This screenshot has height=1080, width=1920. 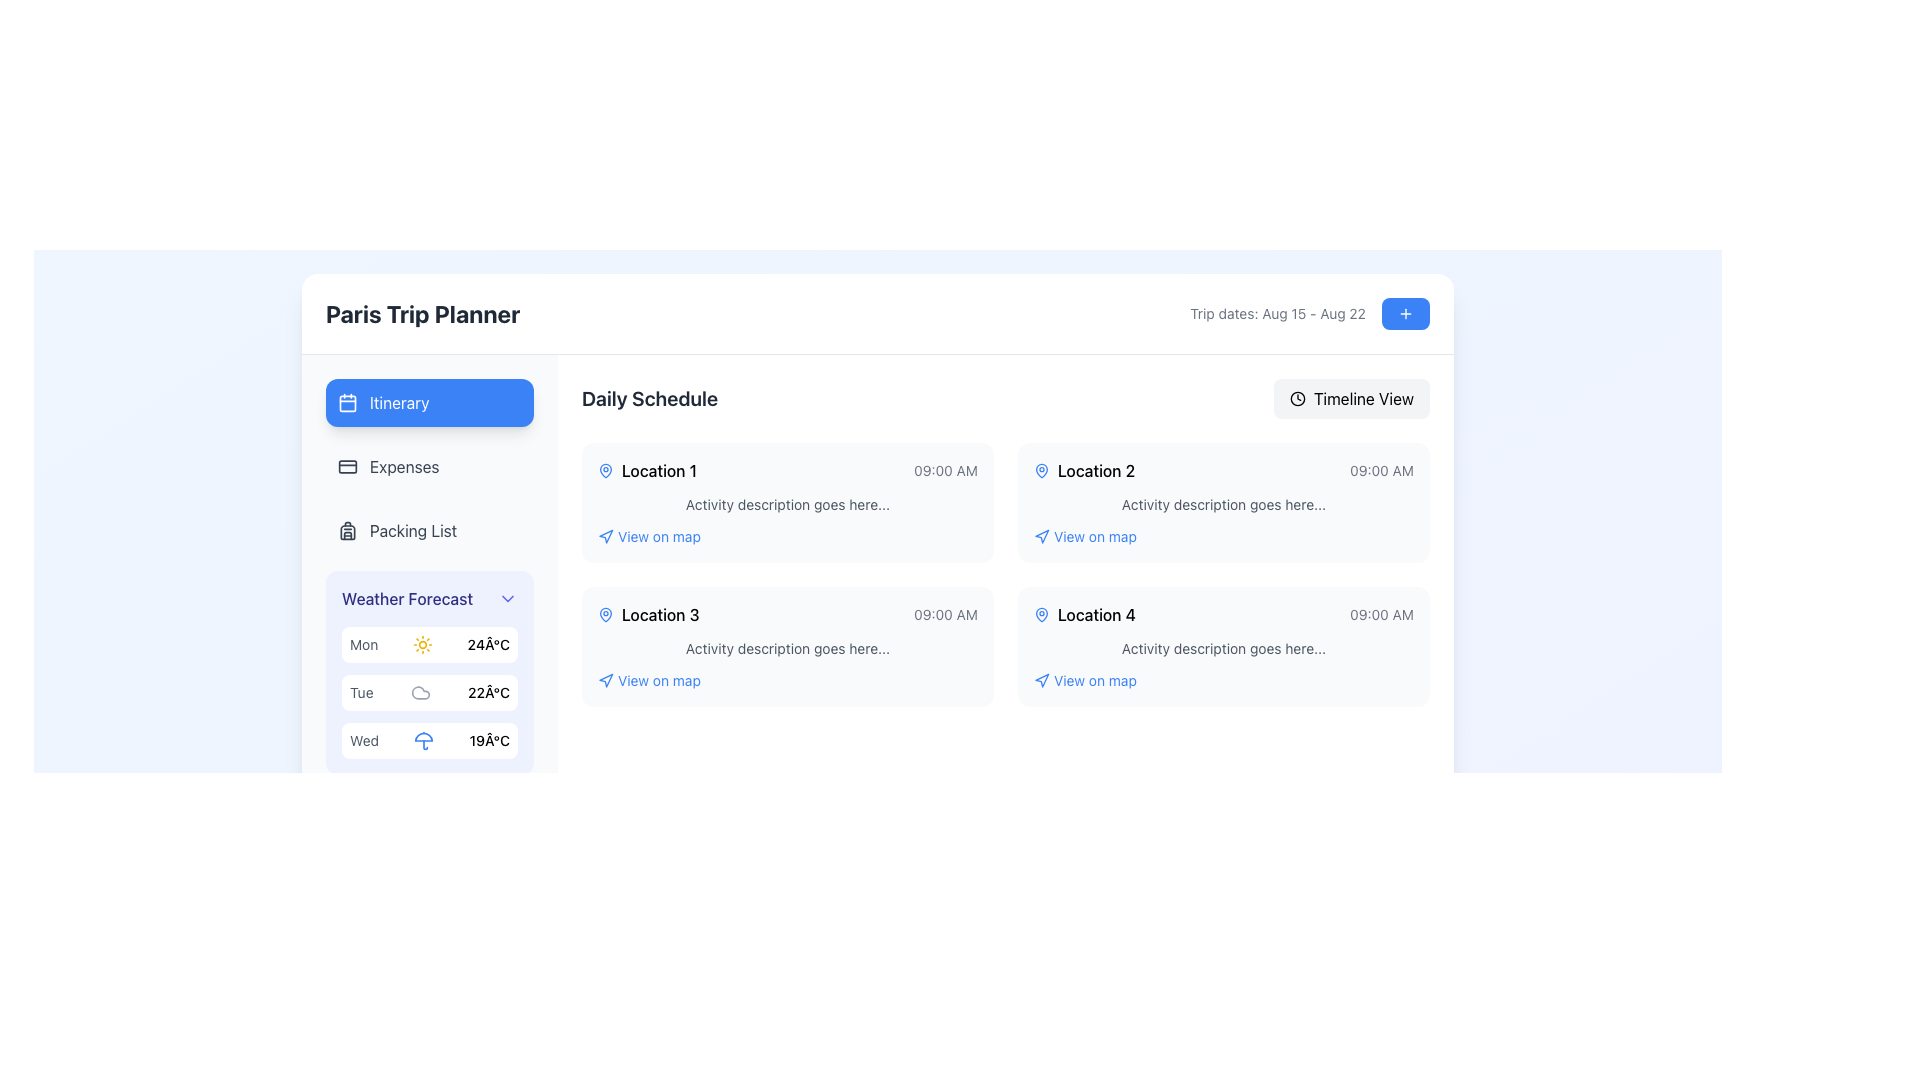 What do you see at coordinates (429, 530) in the screenshot?
I see `the button located in the left sidebar beneath 'Expenses' and above 'Weather Forecast'` at bounding box center [429, 530].